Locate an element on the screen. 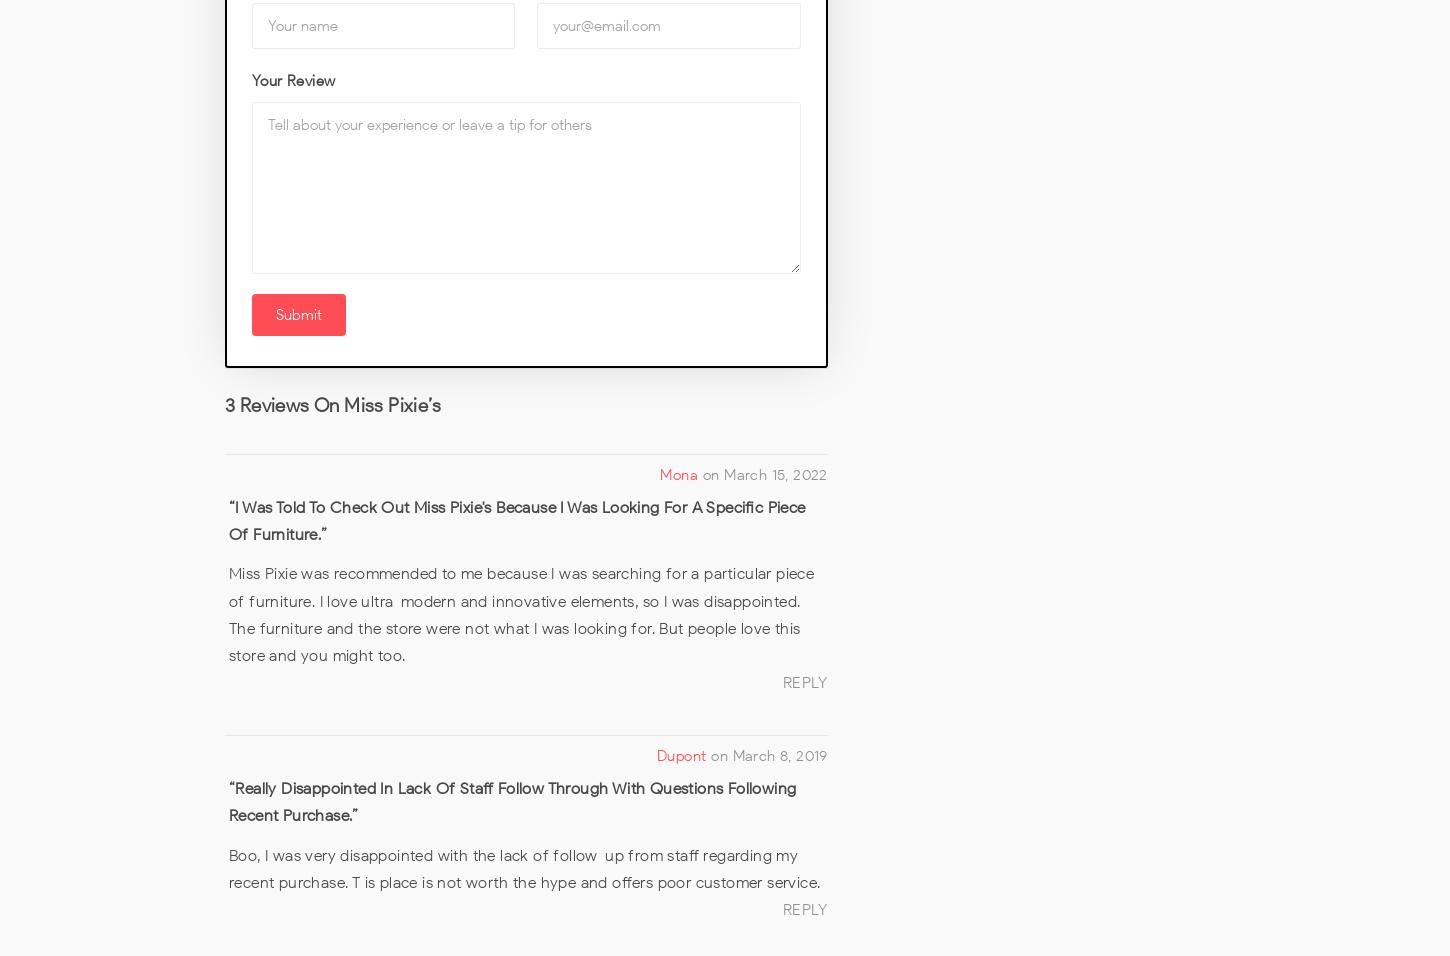 Image resolution: width=1450 pixels, height=956 pixels. '3 Reviews on Miss Pixie’s' is located at coordinates (333, 404).